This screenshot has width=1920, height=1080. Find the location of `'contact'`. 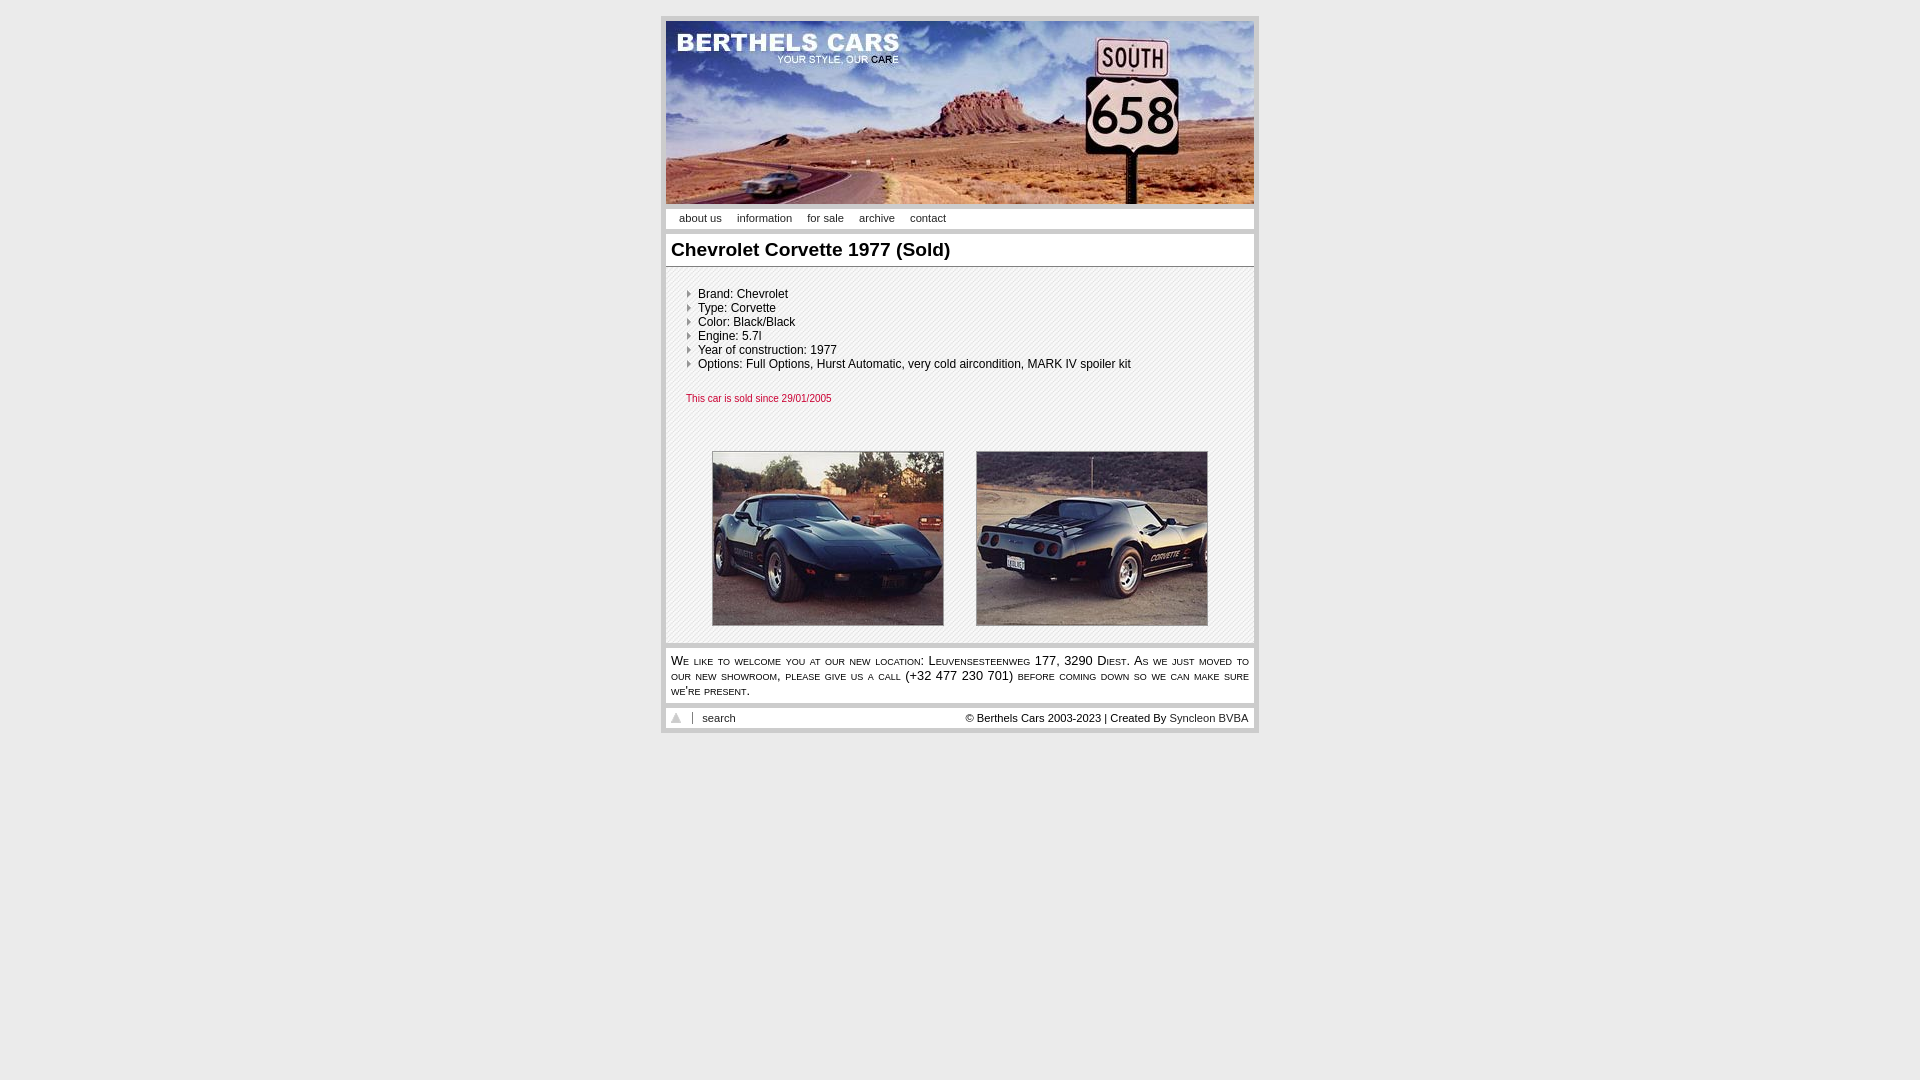

'contact' is located at coordinates (909, 218).